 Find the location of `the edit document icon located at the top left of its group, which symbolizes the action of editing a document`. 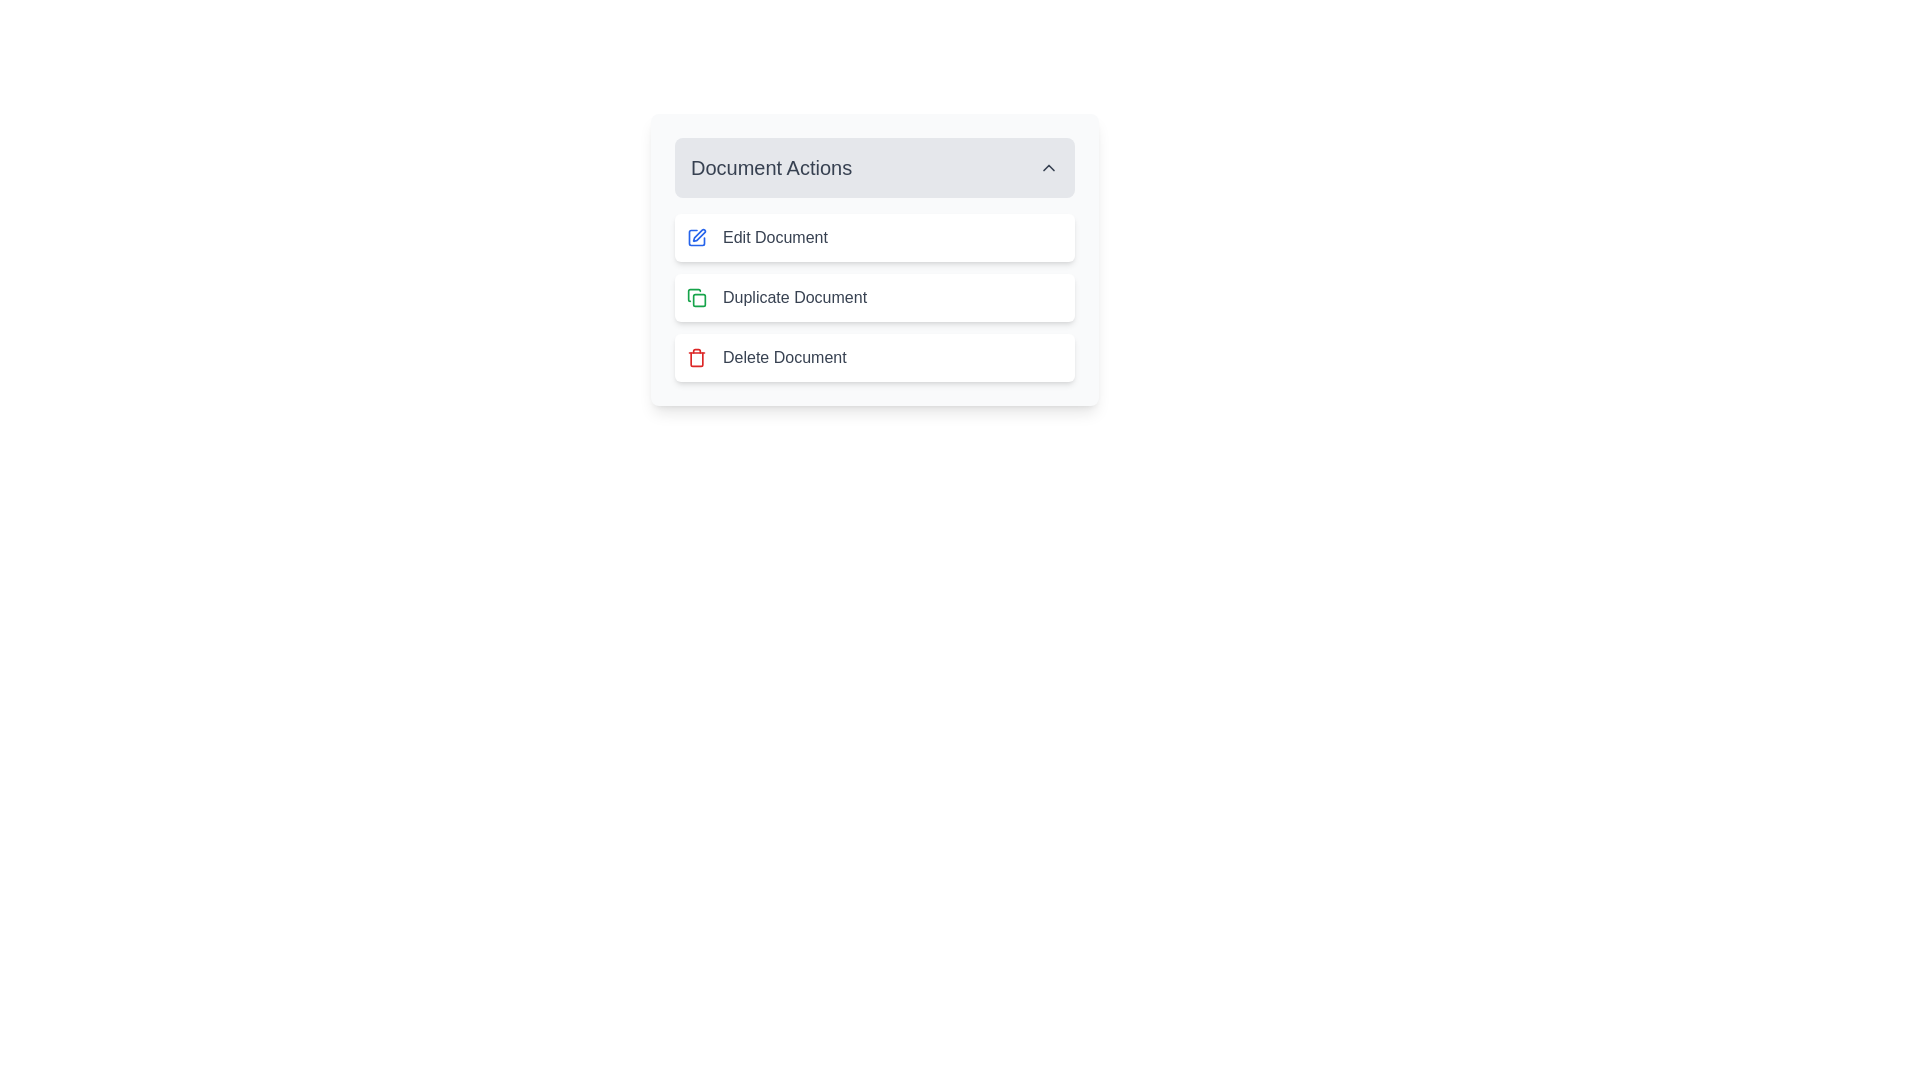

the edit document icon located at the top left of its group, which symbolizes the action of editing a document is located at coordinates (696, 237).